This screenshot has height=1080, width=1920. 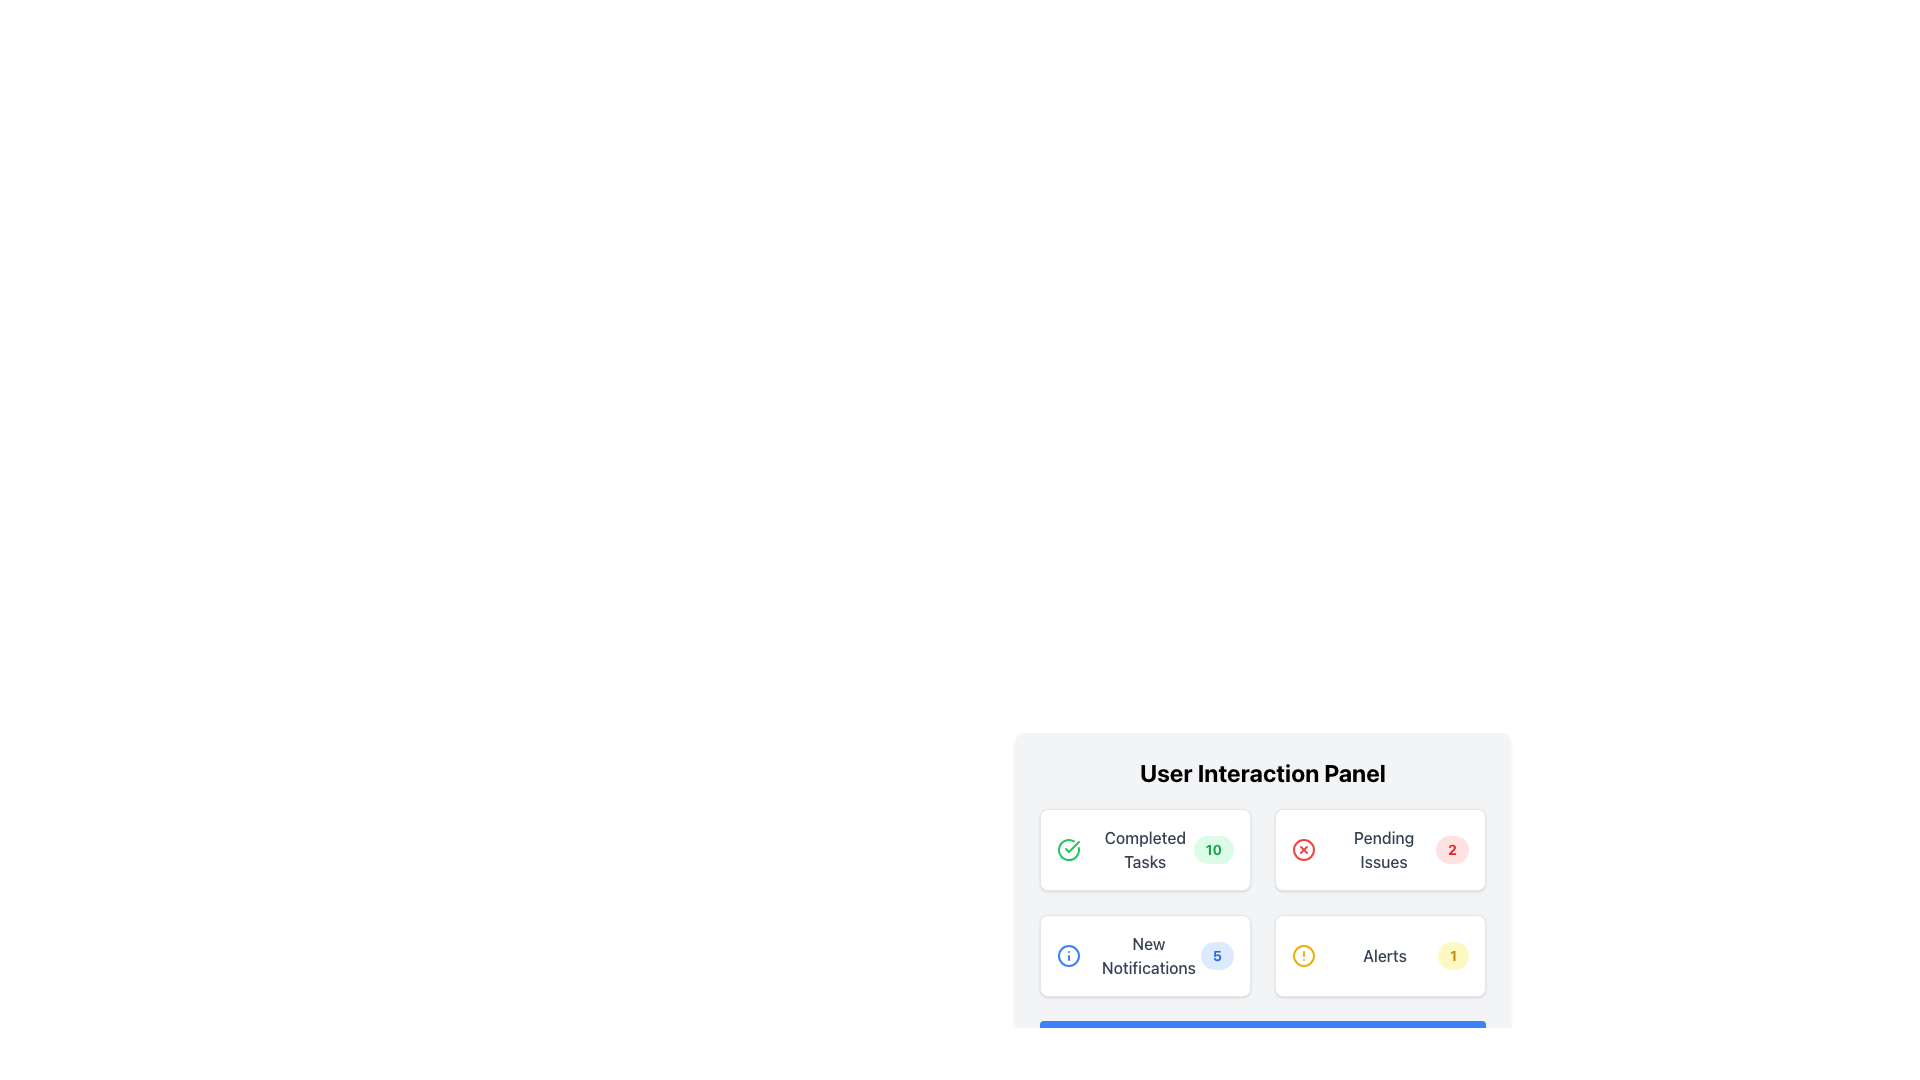 I want to click on circular vector graphic shape representing a cancel action, located within the right-hand box of the 'Pending Issues' section in the 'User Interaction Panel', so click(x=1304, y=849).